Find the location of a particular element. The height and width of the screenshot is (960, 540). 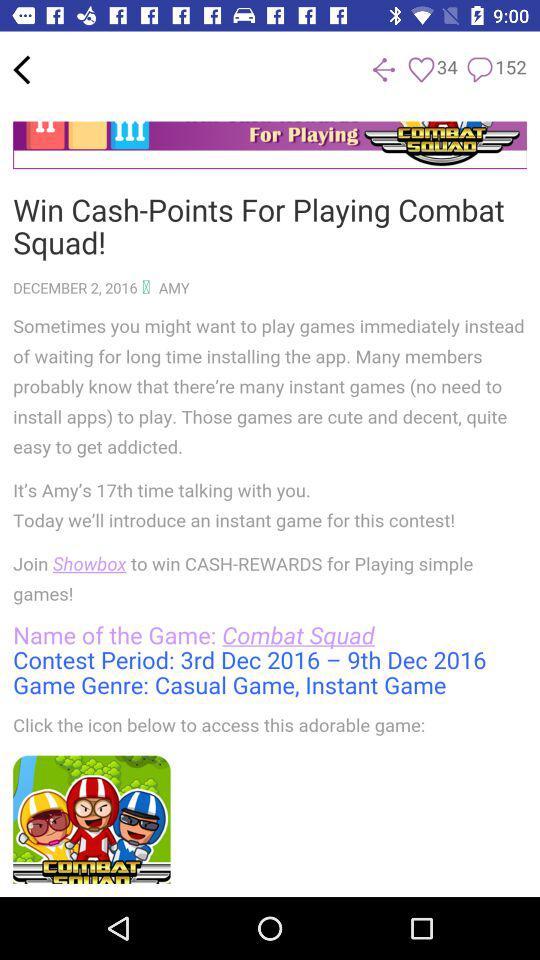

the share icon is located at coordinates (383, 69).